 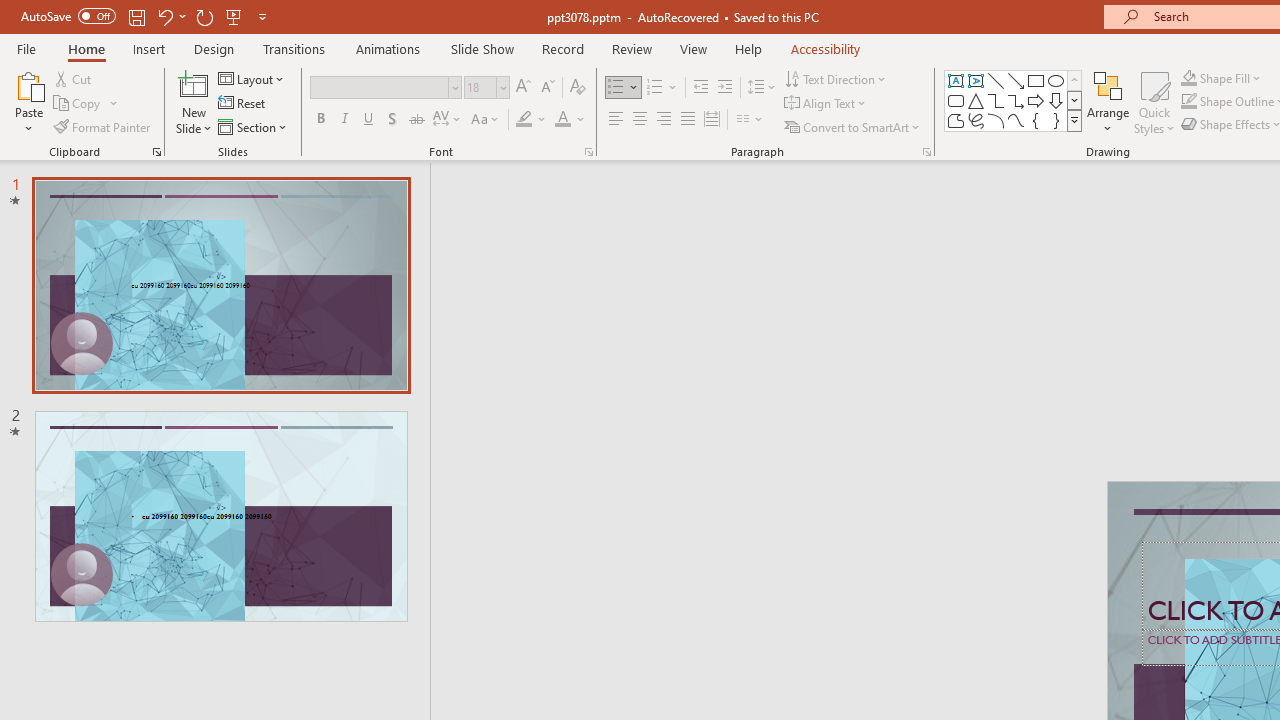 I want to click on 'Paragraph...', so click(x=925, y=150).